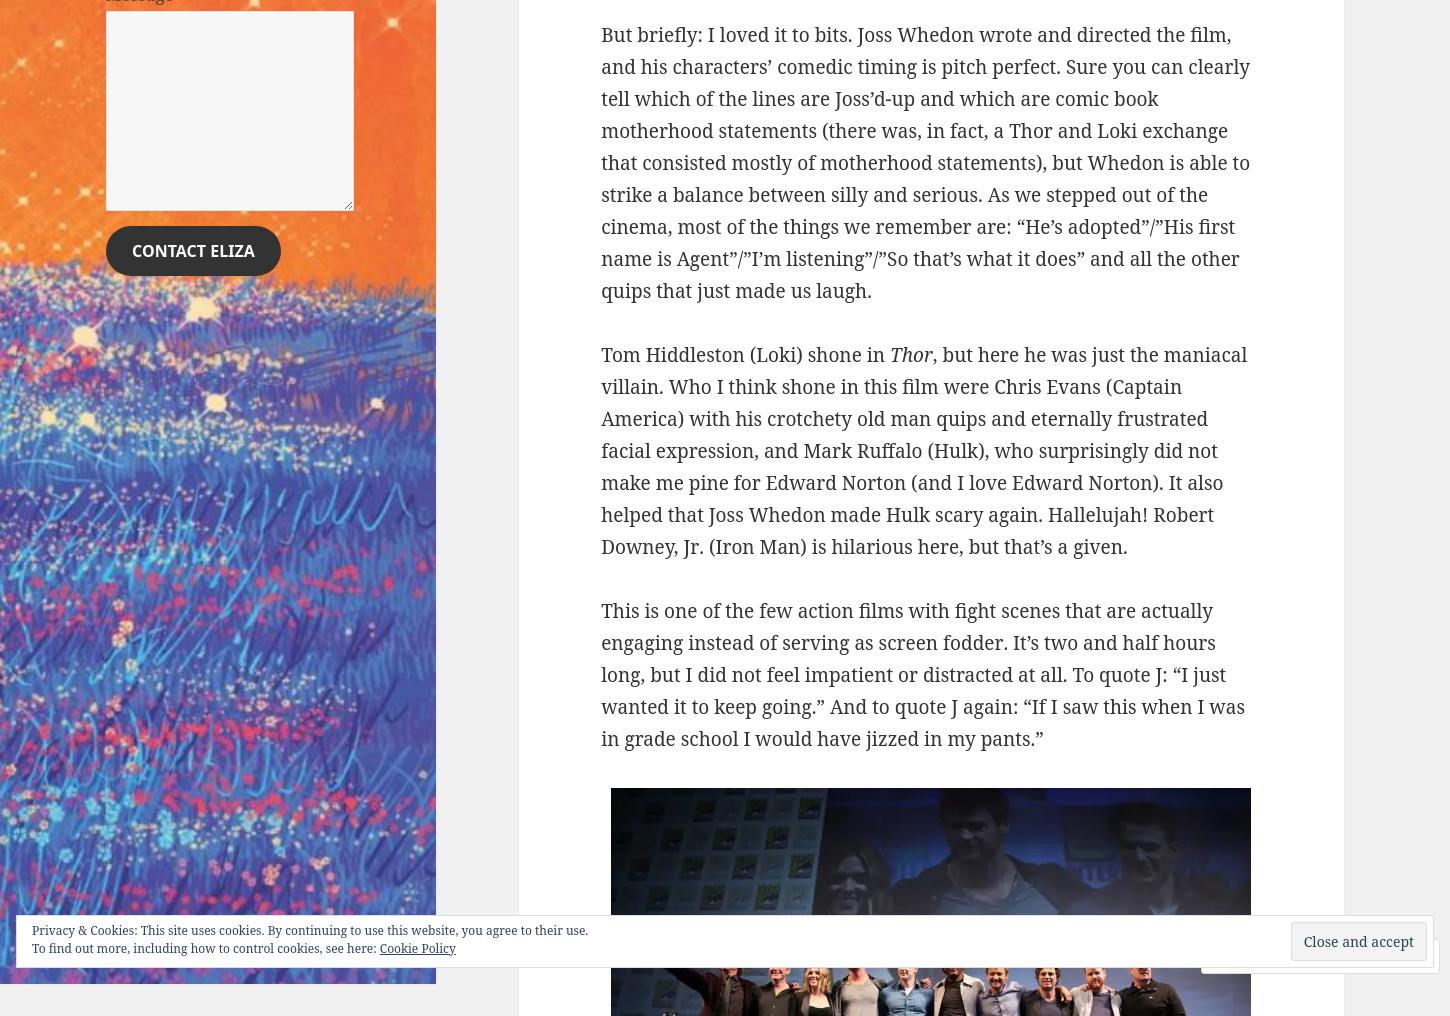  What do you see at coordinates (924, 160) in the screenshot?
I see `'But briefly: I loved it to bits. Joss Whedon wrote and directed the film, and his characters’ comedic timing is pitch perfect. Sure you can clearly tell which of the lines are Joss’d-up and which are comic book motherhood statements (there was, in fact, a Thor and Loki exchange that consisted mostly of motherhood statements), but Whedon is able to strike a balance between silly and serious. As we stepped out of the cinema, most of the things we remember are: “He’s adopted”/”His first name is Agent”/”I’m listening”/”So that’s what it does” and all the other quips that just made us laugh.'` at bounding box center [924, 160].